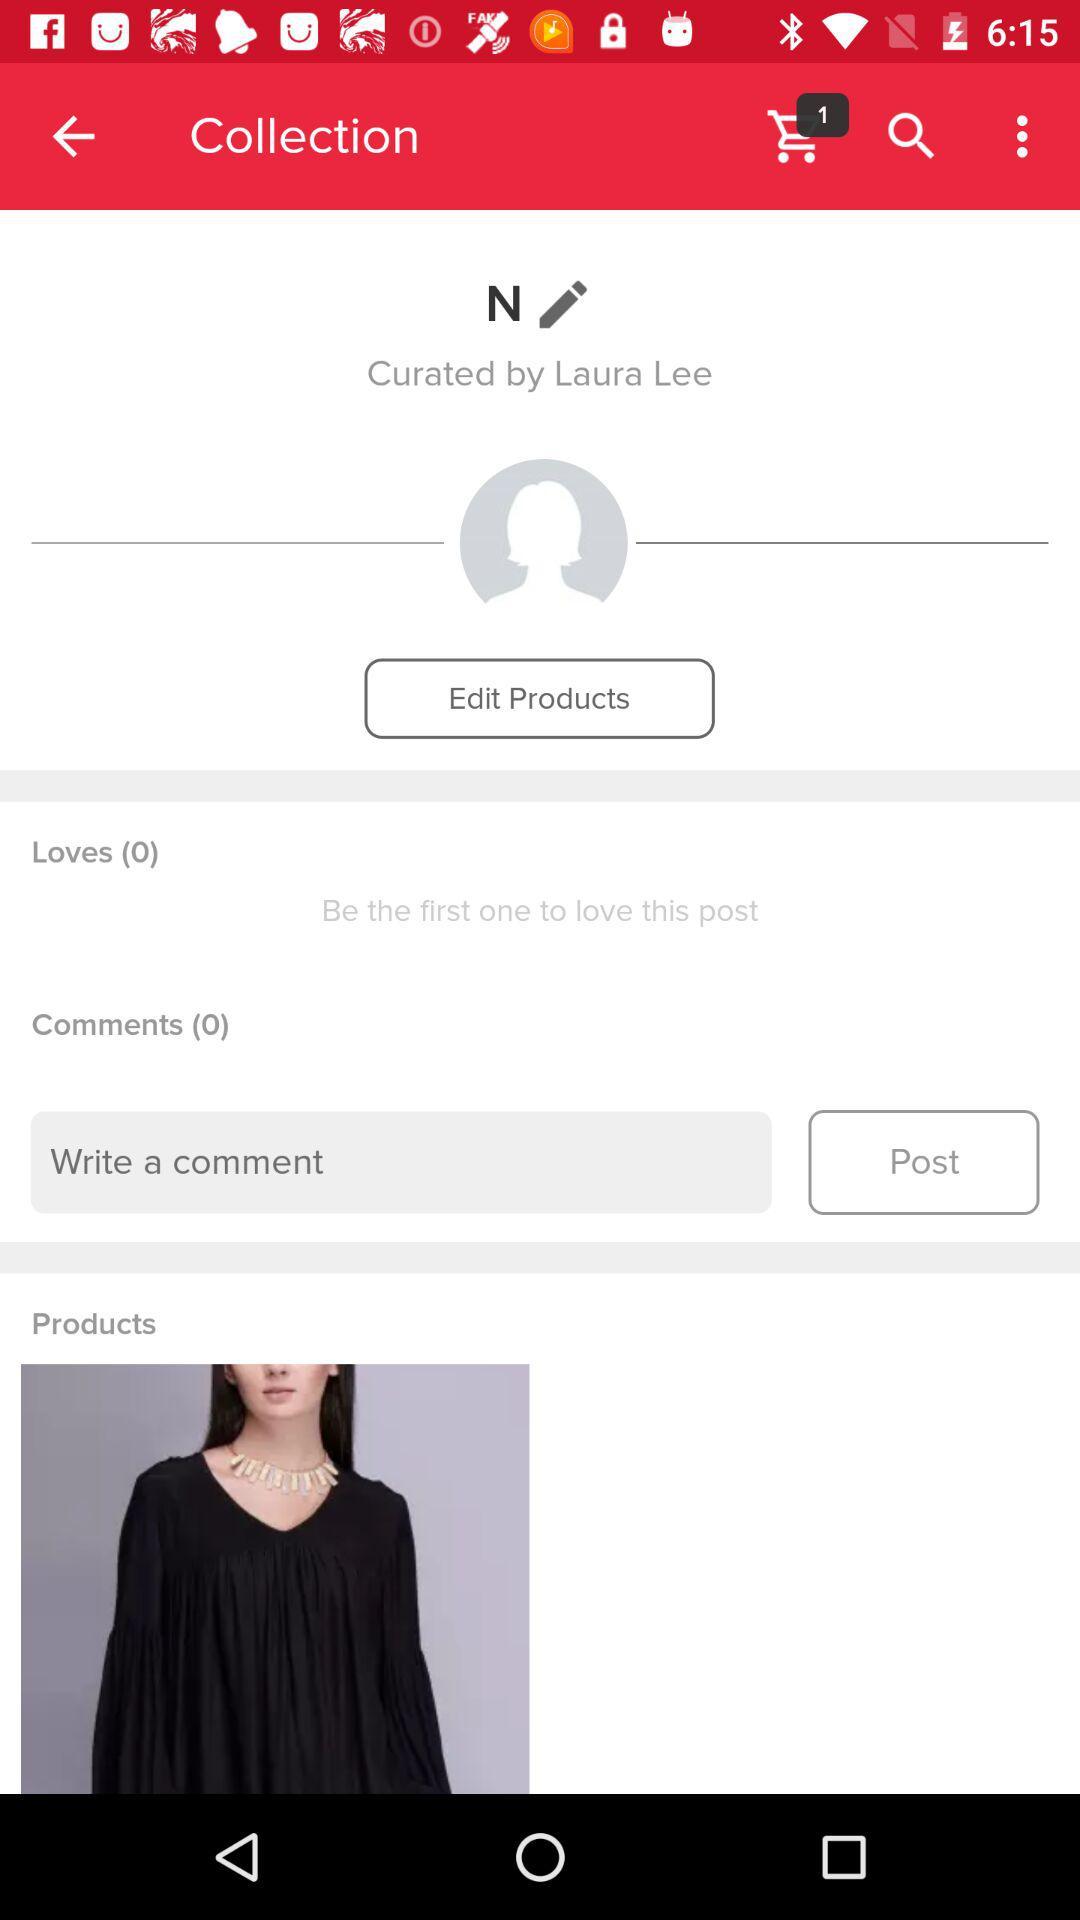 The height and width of the screenshot is (1920, 1080). Describe the element at coordinates (822, 114) in the screenshot. I see `the icon to the right of the collection item` at that location.